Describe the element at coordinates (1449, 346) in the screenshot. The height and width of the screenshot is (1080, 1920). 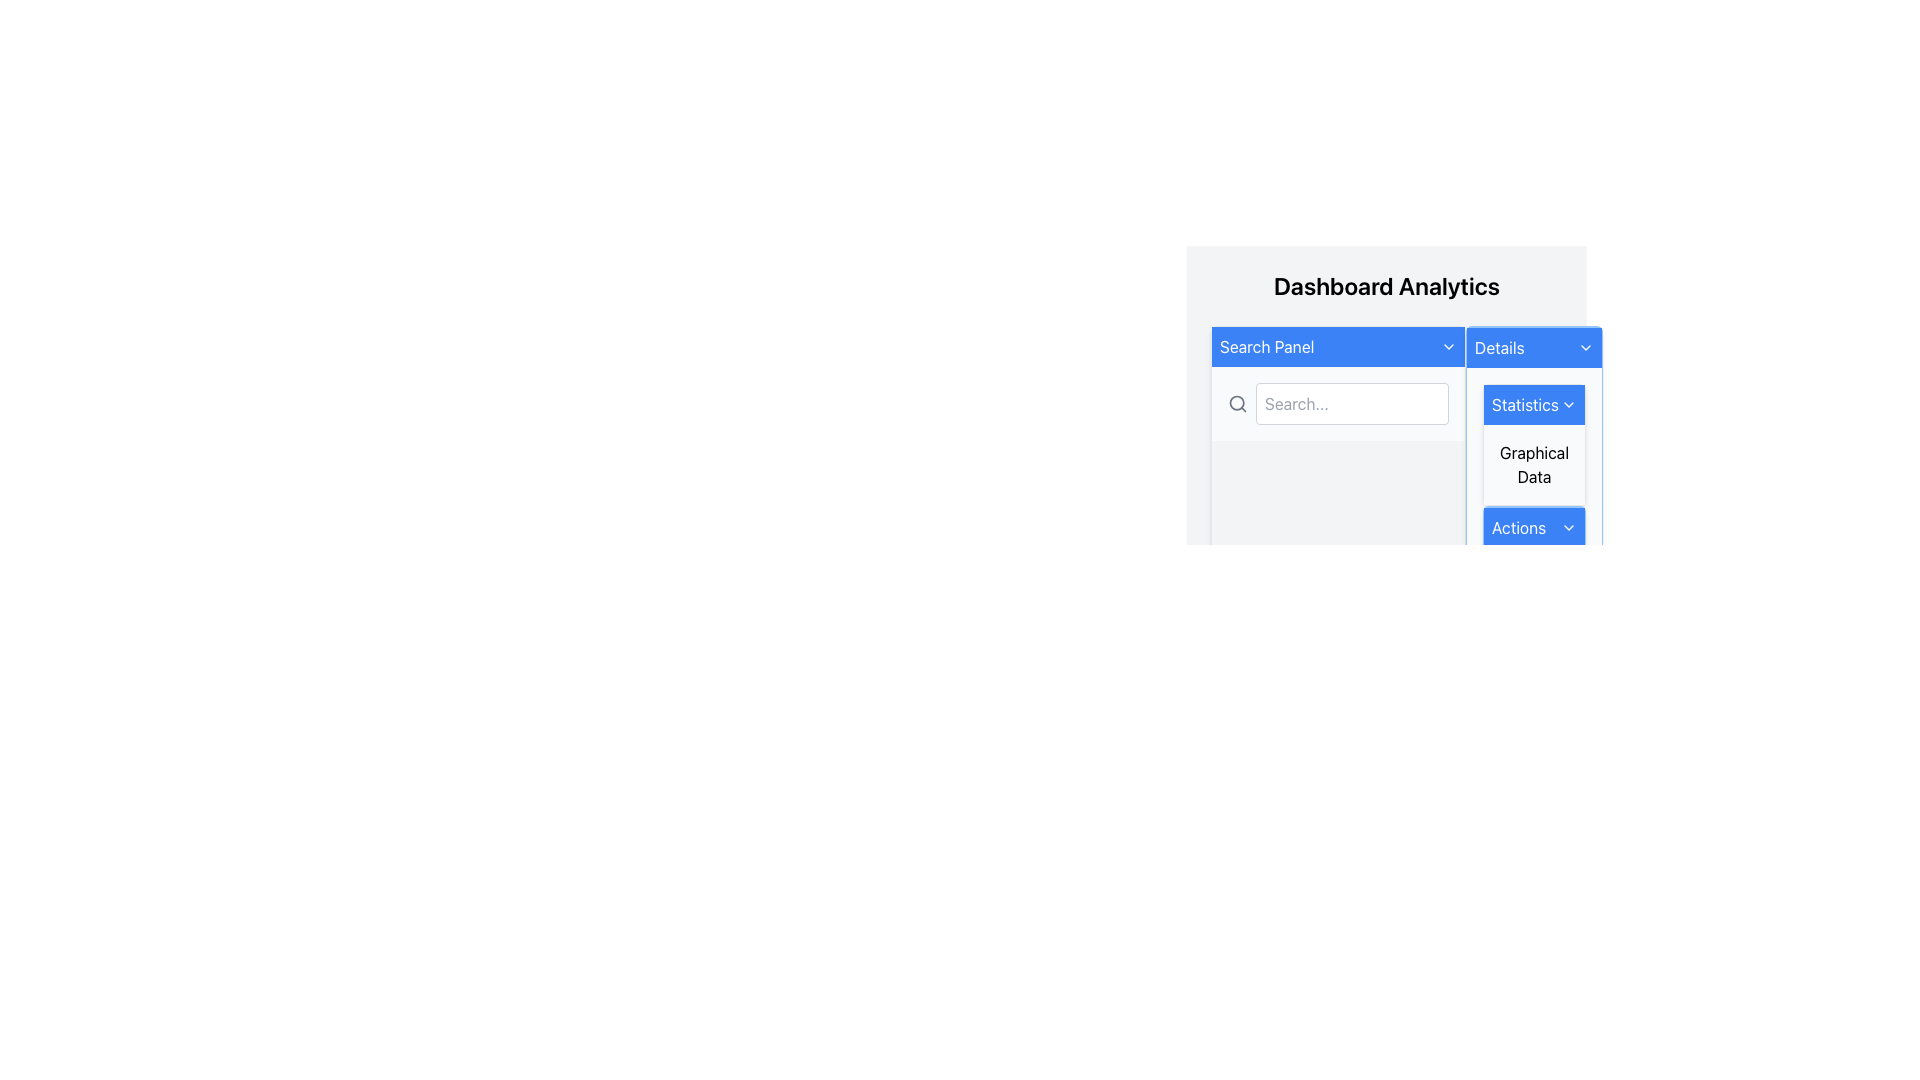
I see `the collapsible button located at the right end of the blue header labeled 'Search Panel'` at that location.